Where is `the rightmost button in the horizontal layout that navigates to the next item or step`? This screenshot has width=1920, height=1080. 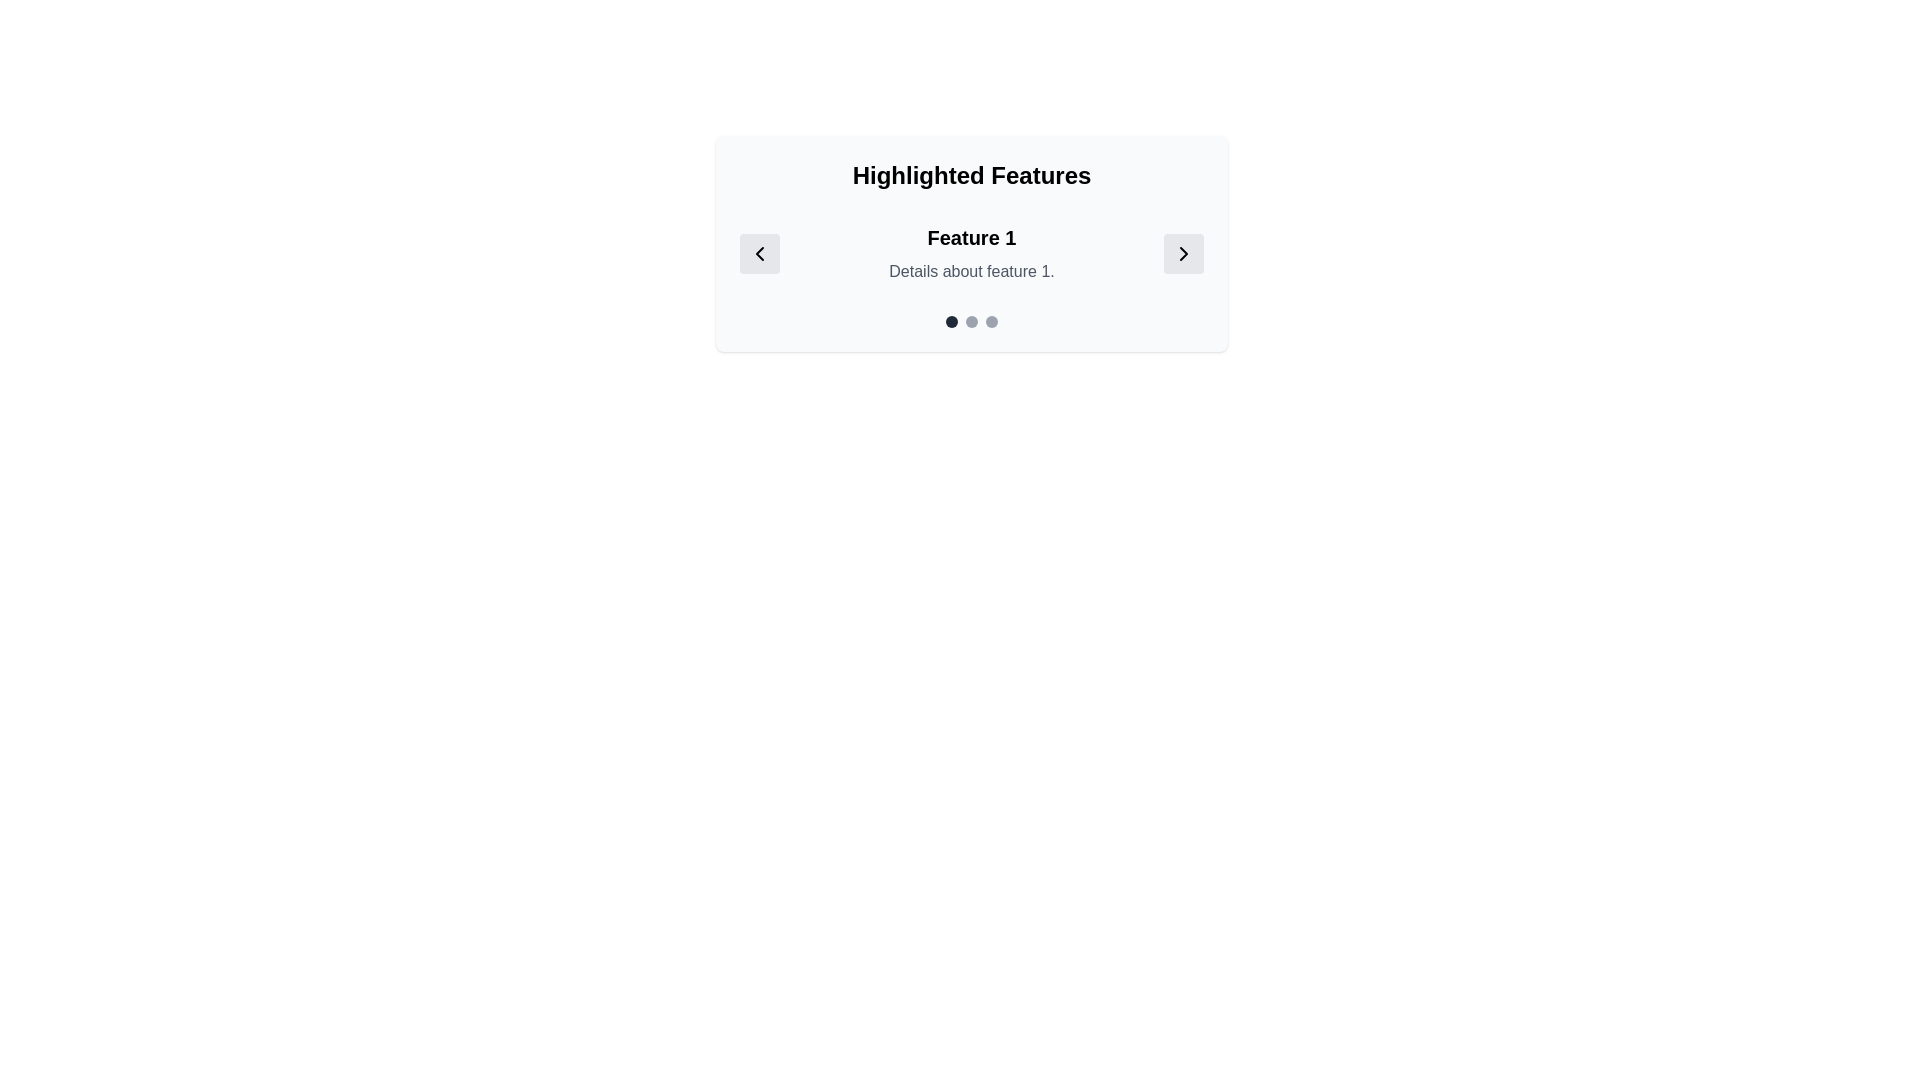 the rightmost button in the horizontal layout that navigates to the next item or step is located at coordinates (1184, 253).